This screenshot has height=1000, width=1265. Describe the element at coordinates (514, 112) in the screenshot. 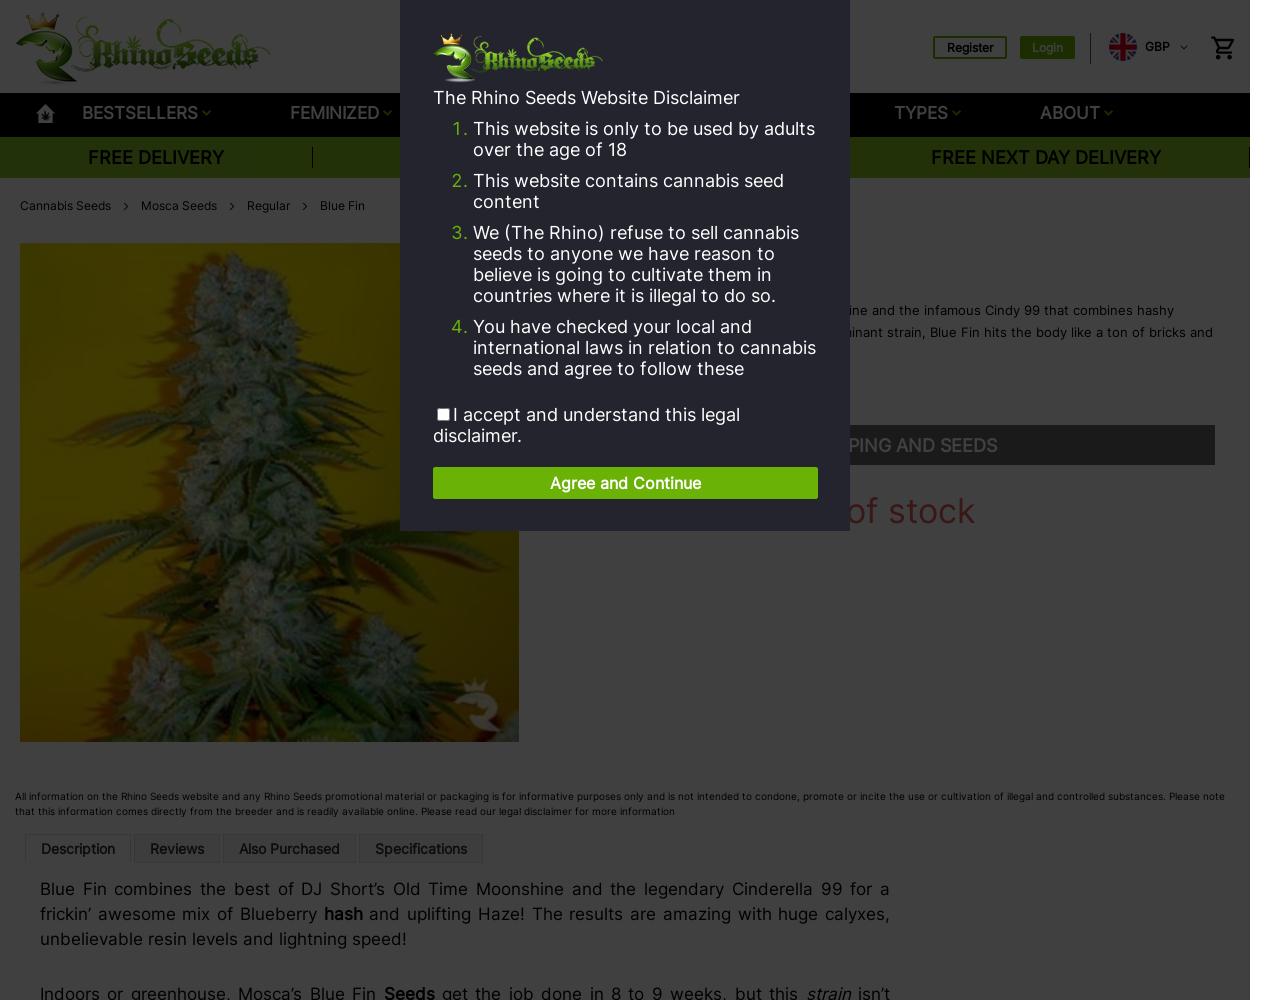

I see `'SEEDBANK'` at that location.